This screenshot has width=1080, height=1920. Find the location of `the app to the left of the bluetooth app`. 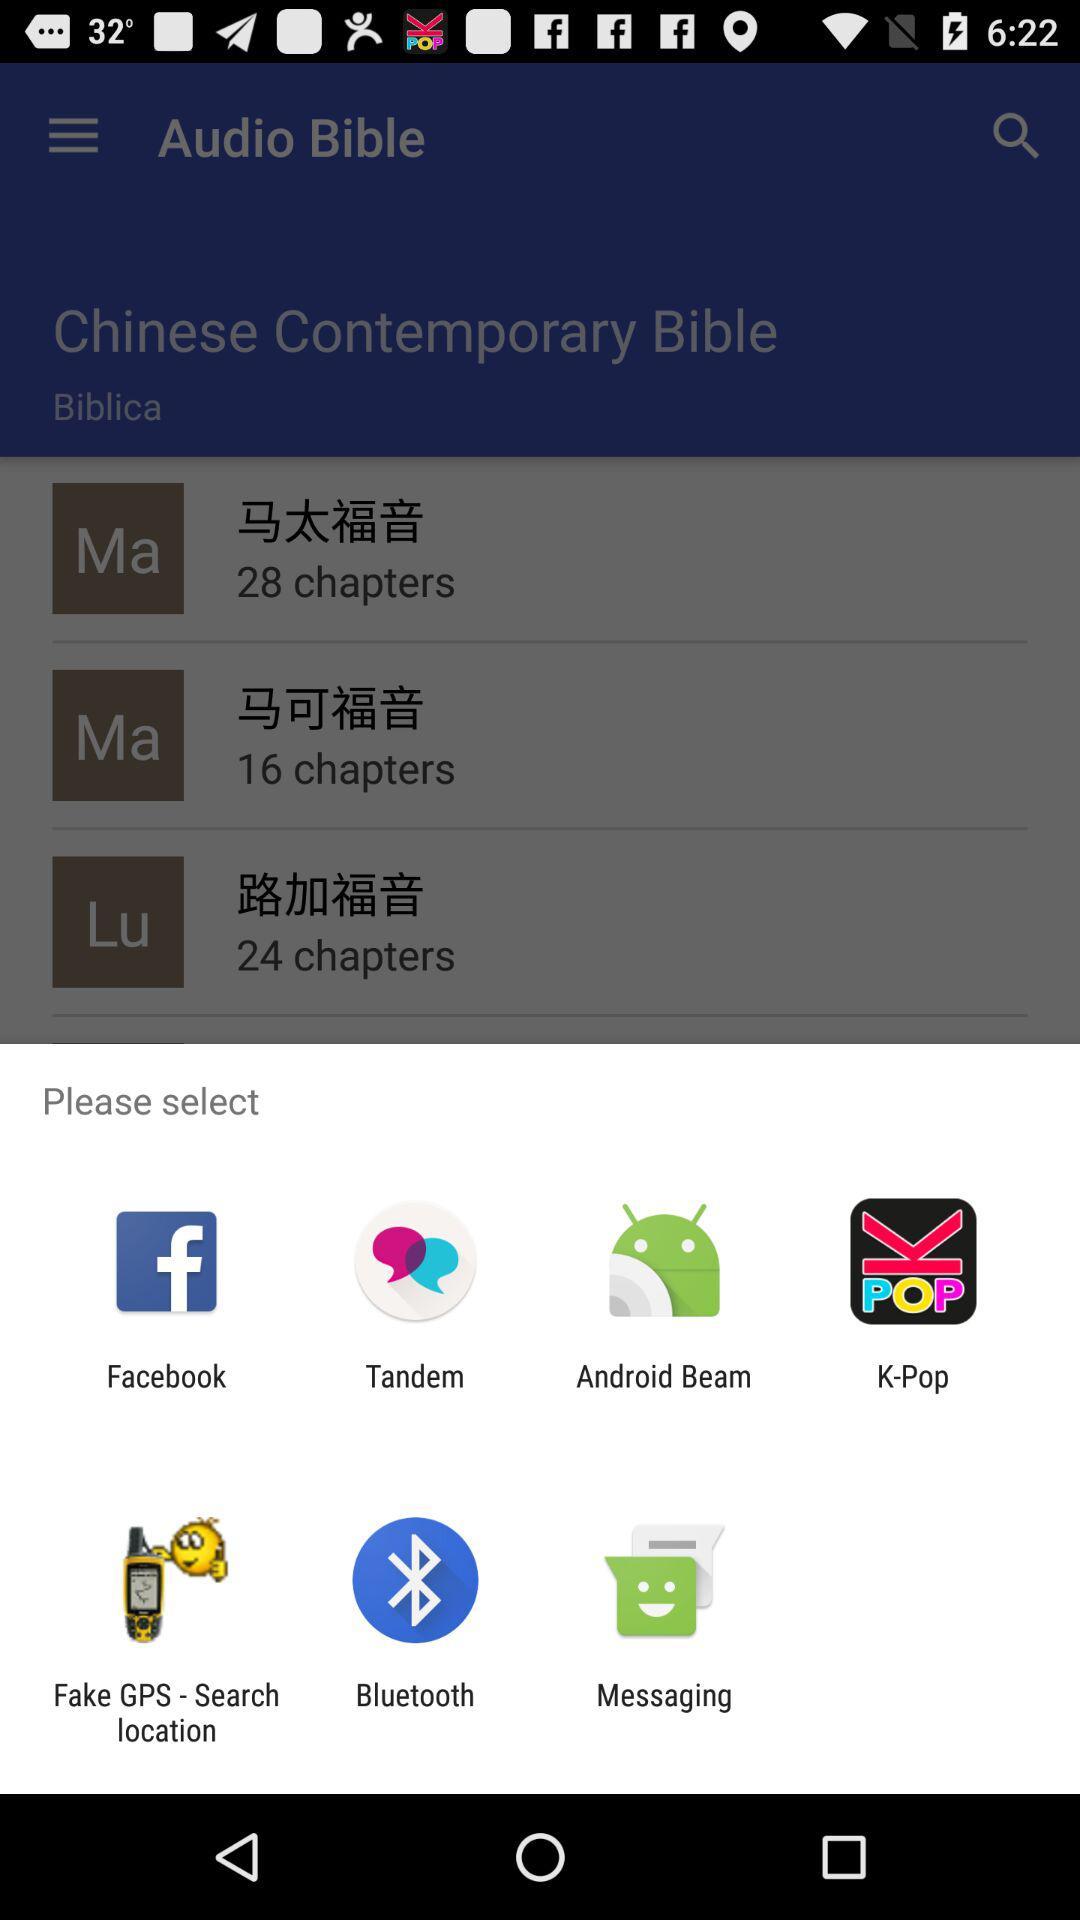

the app to the left of the bluetooth app is located at coordinates (165, 1711).